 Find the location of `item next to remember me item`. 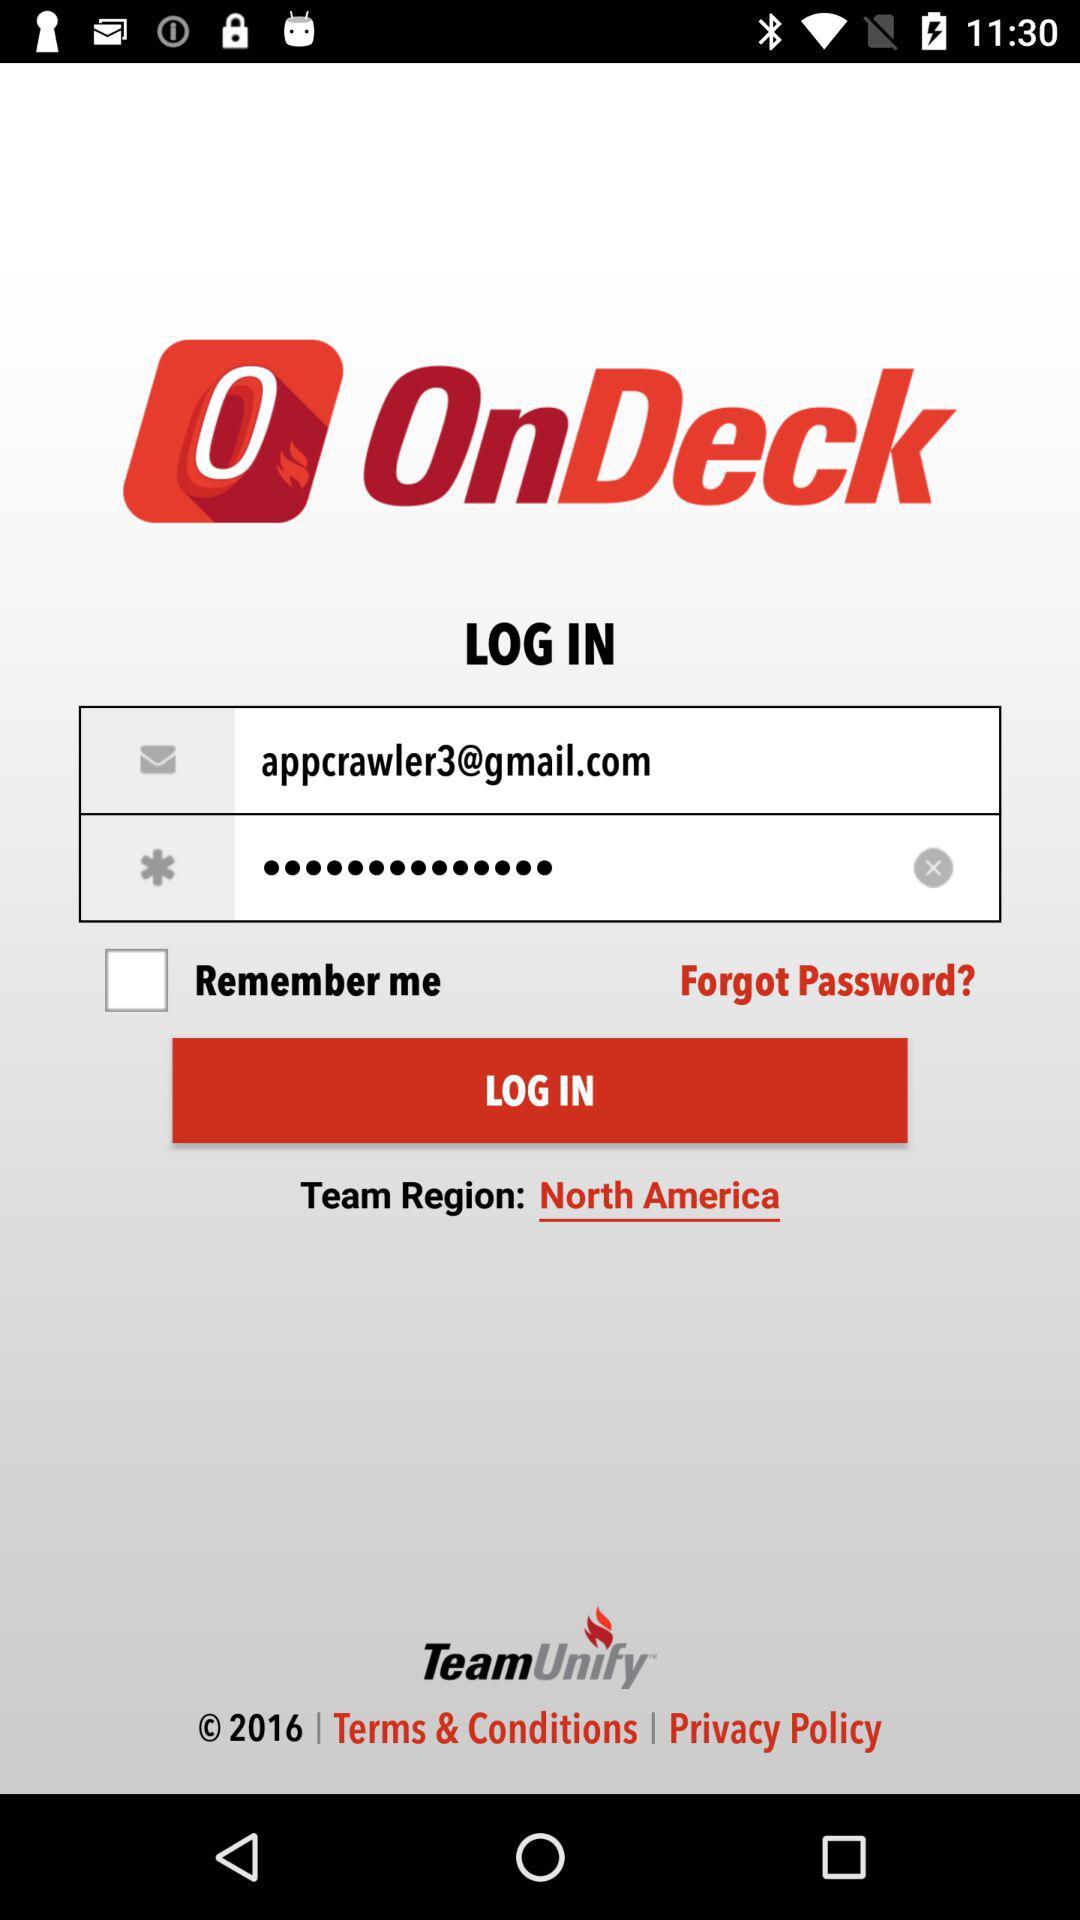

item next to remember me item is located at coordinates (135, 980).